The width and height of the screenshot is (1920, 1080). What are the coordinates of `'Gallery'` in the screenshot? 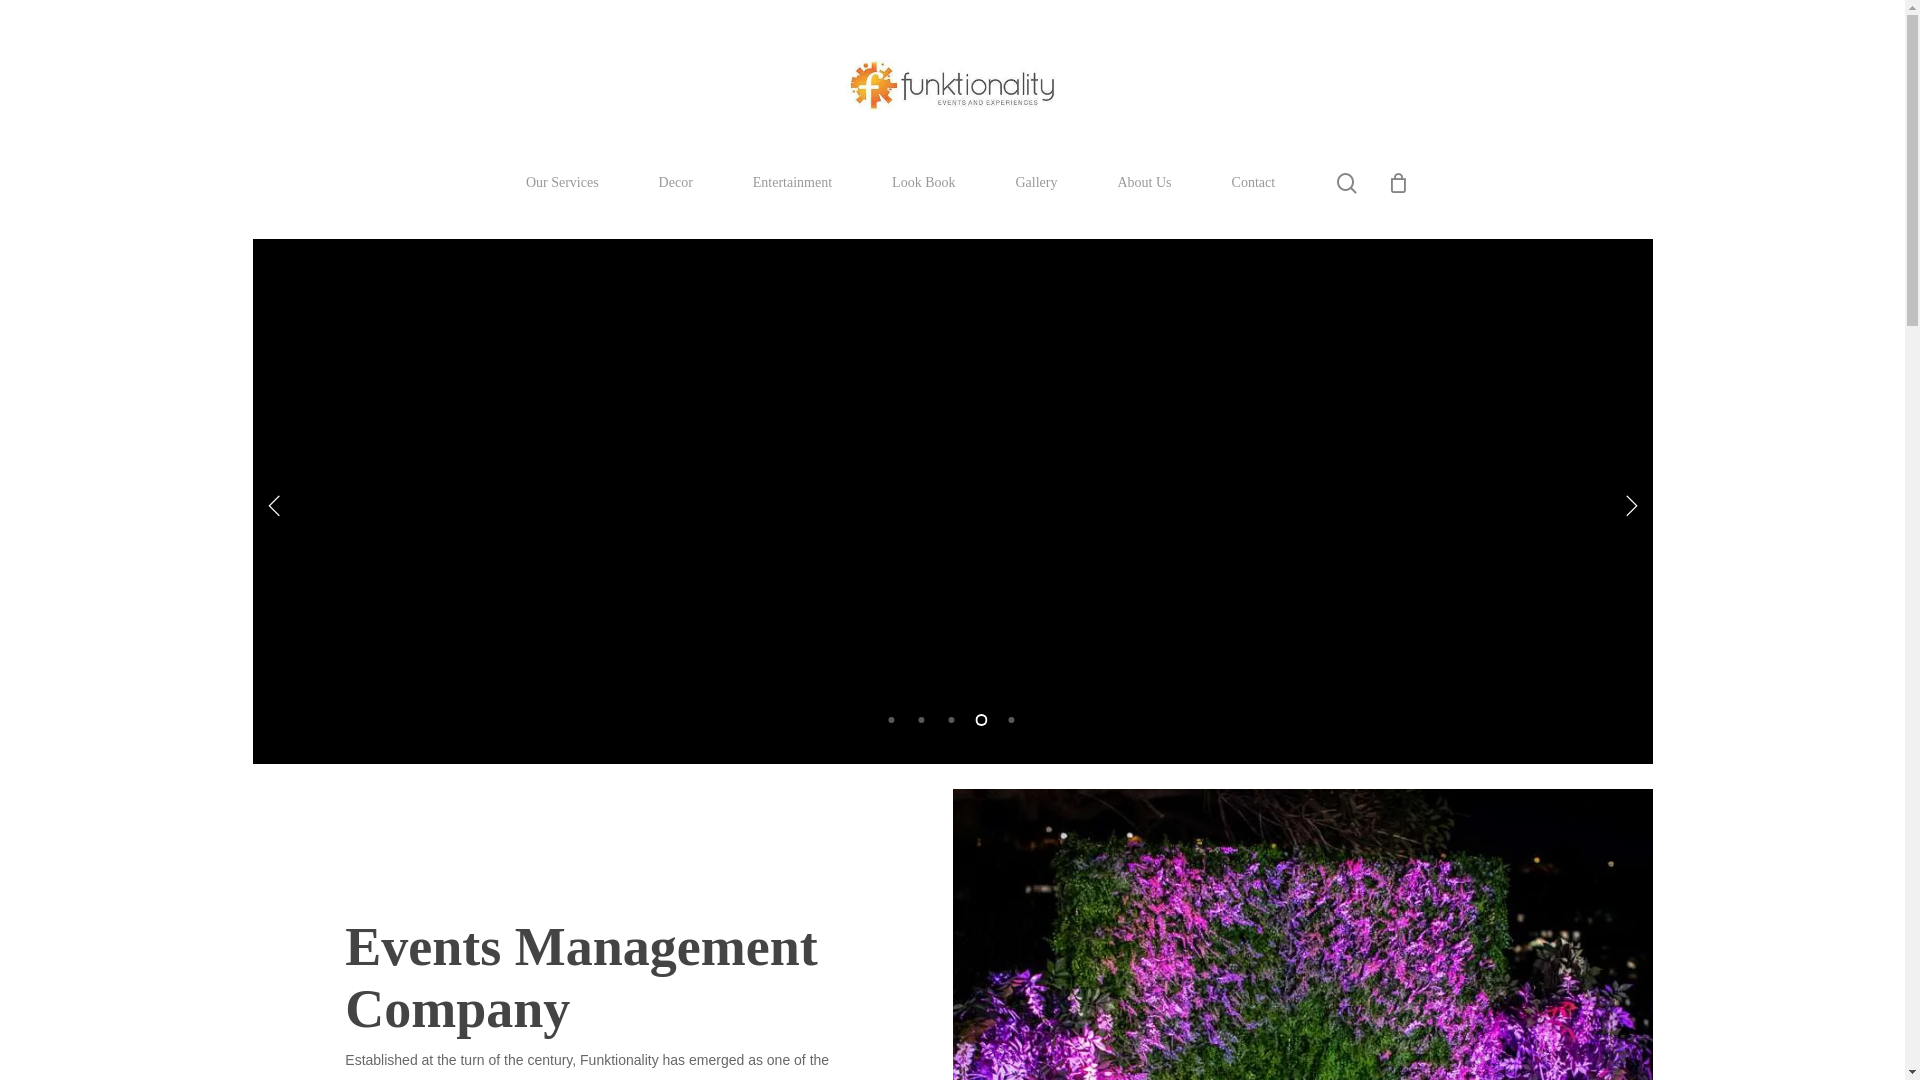 It's located at (1016, 182).